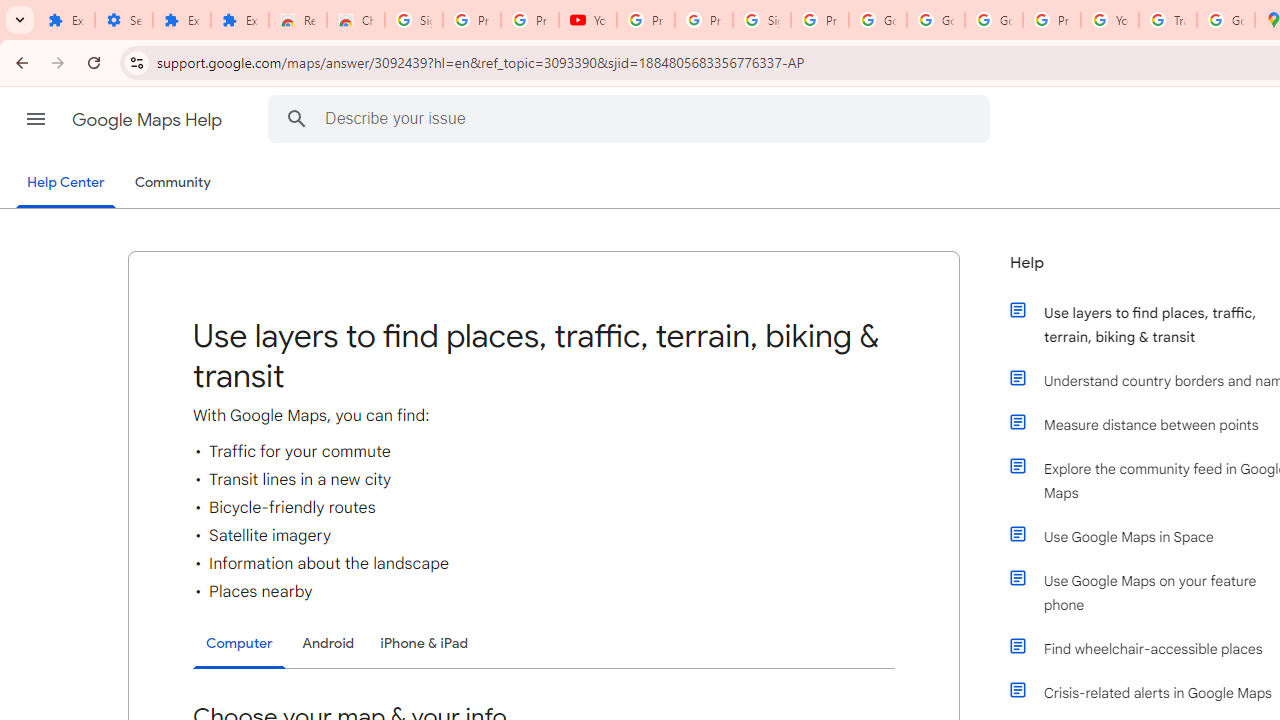  I want to click on 'Reviews: Helix Fruit Jump Arcade Game', so click(296, 20).